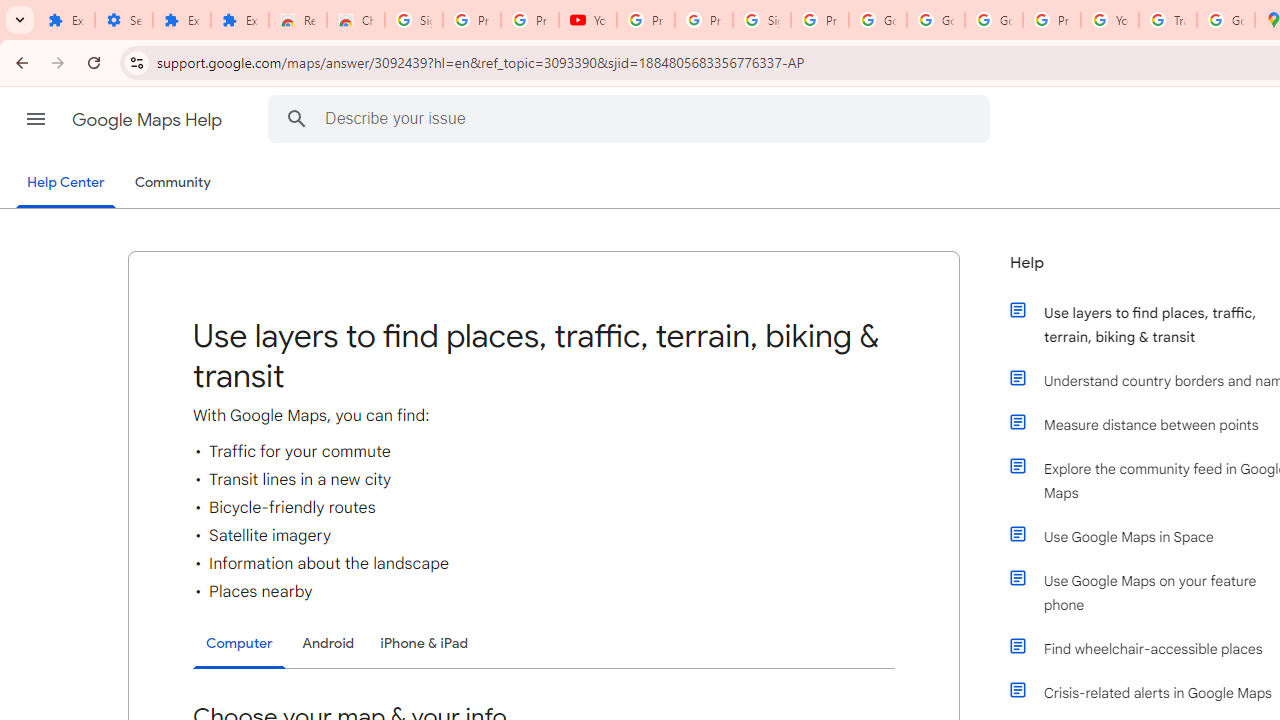  I want to click on 'Reviews: Helix Fruit Jump Arcade Game', so click(296, 20).